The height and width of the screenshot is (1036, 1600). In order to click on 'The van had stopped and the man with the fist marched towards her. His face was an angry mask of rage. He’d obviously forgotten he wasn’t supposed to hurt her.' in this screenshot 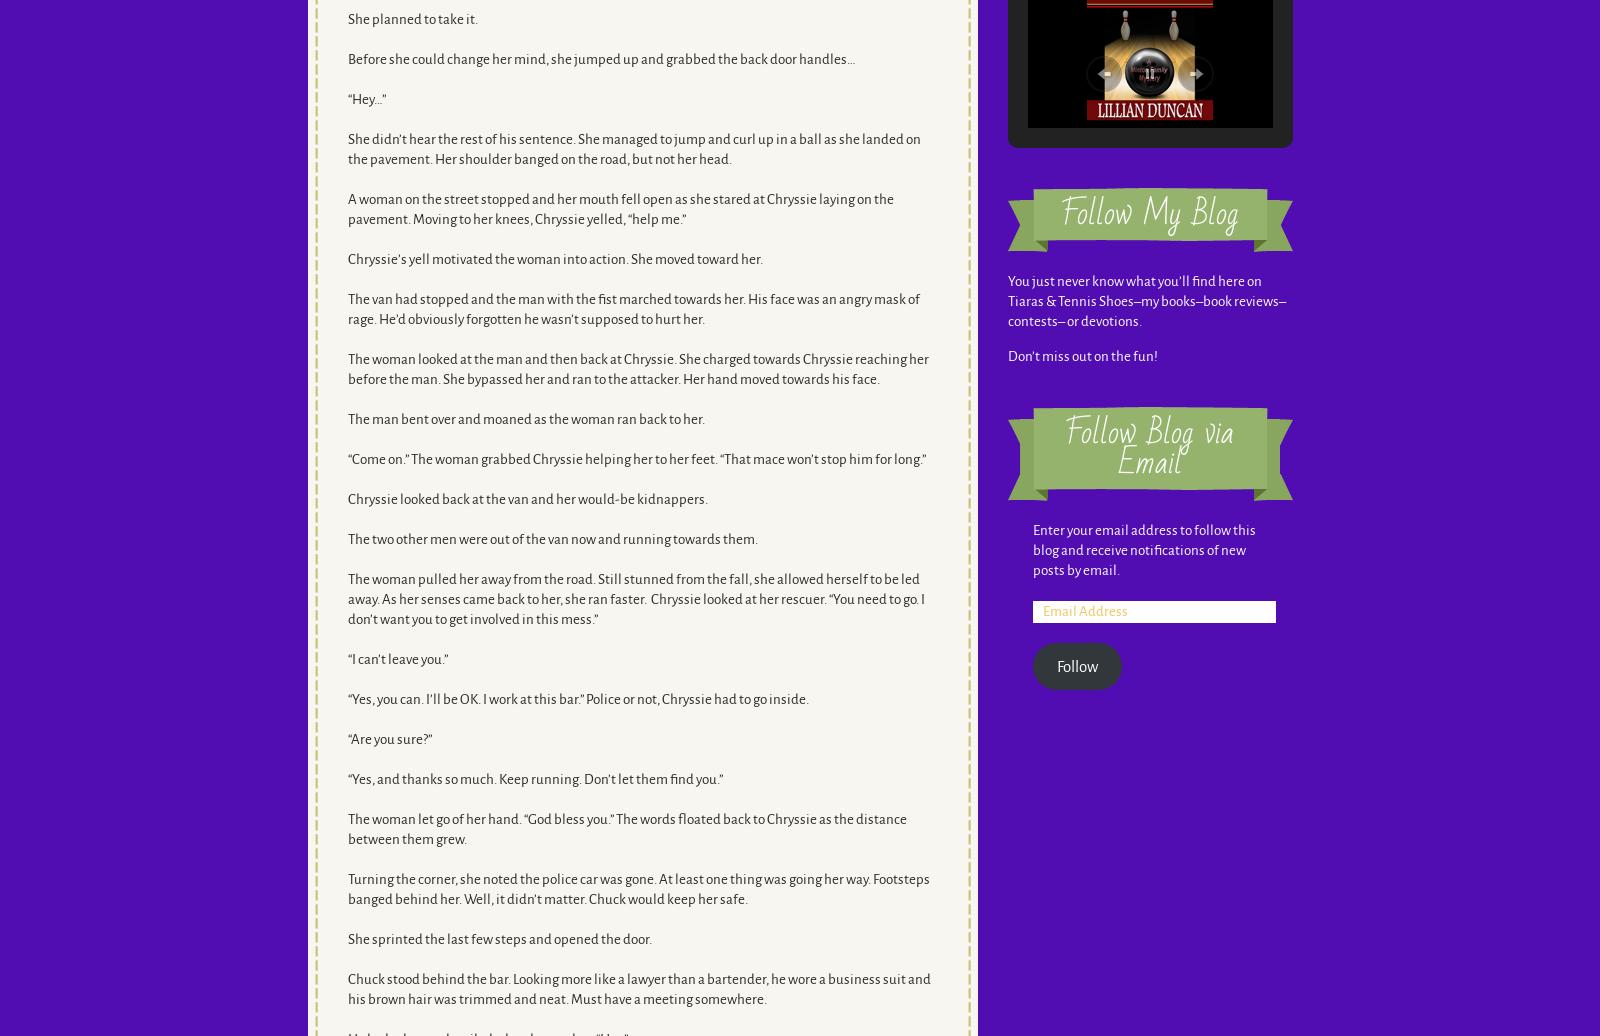, I will do `click(632, 309)`.